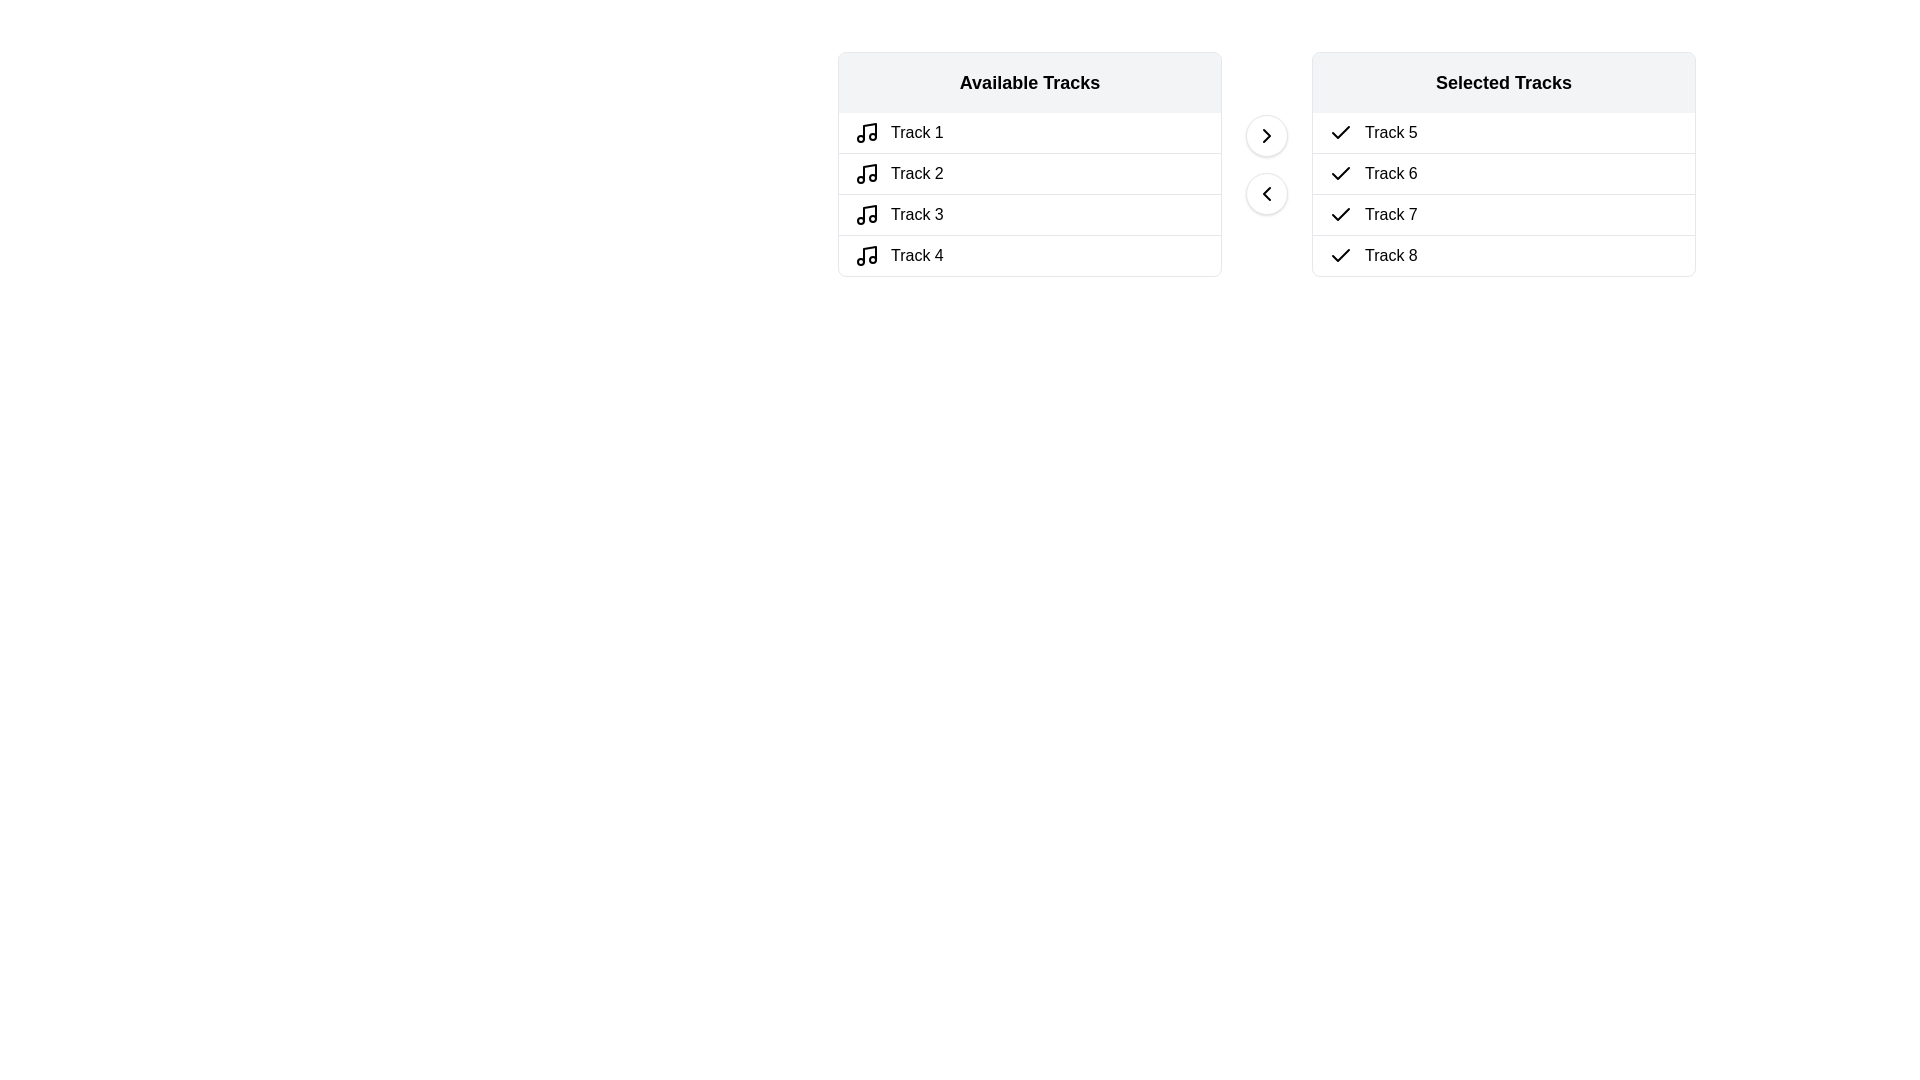 The height and width of the screenshot is (1080, 1920). I want to click on the text and checkmark icon of the first item in the 'Selected Tracks' list, which indicates 'Track 5' is included, so click(1503, 132).